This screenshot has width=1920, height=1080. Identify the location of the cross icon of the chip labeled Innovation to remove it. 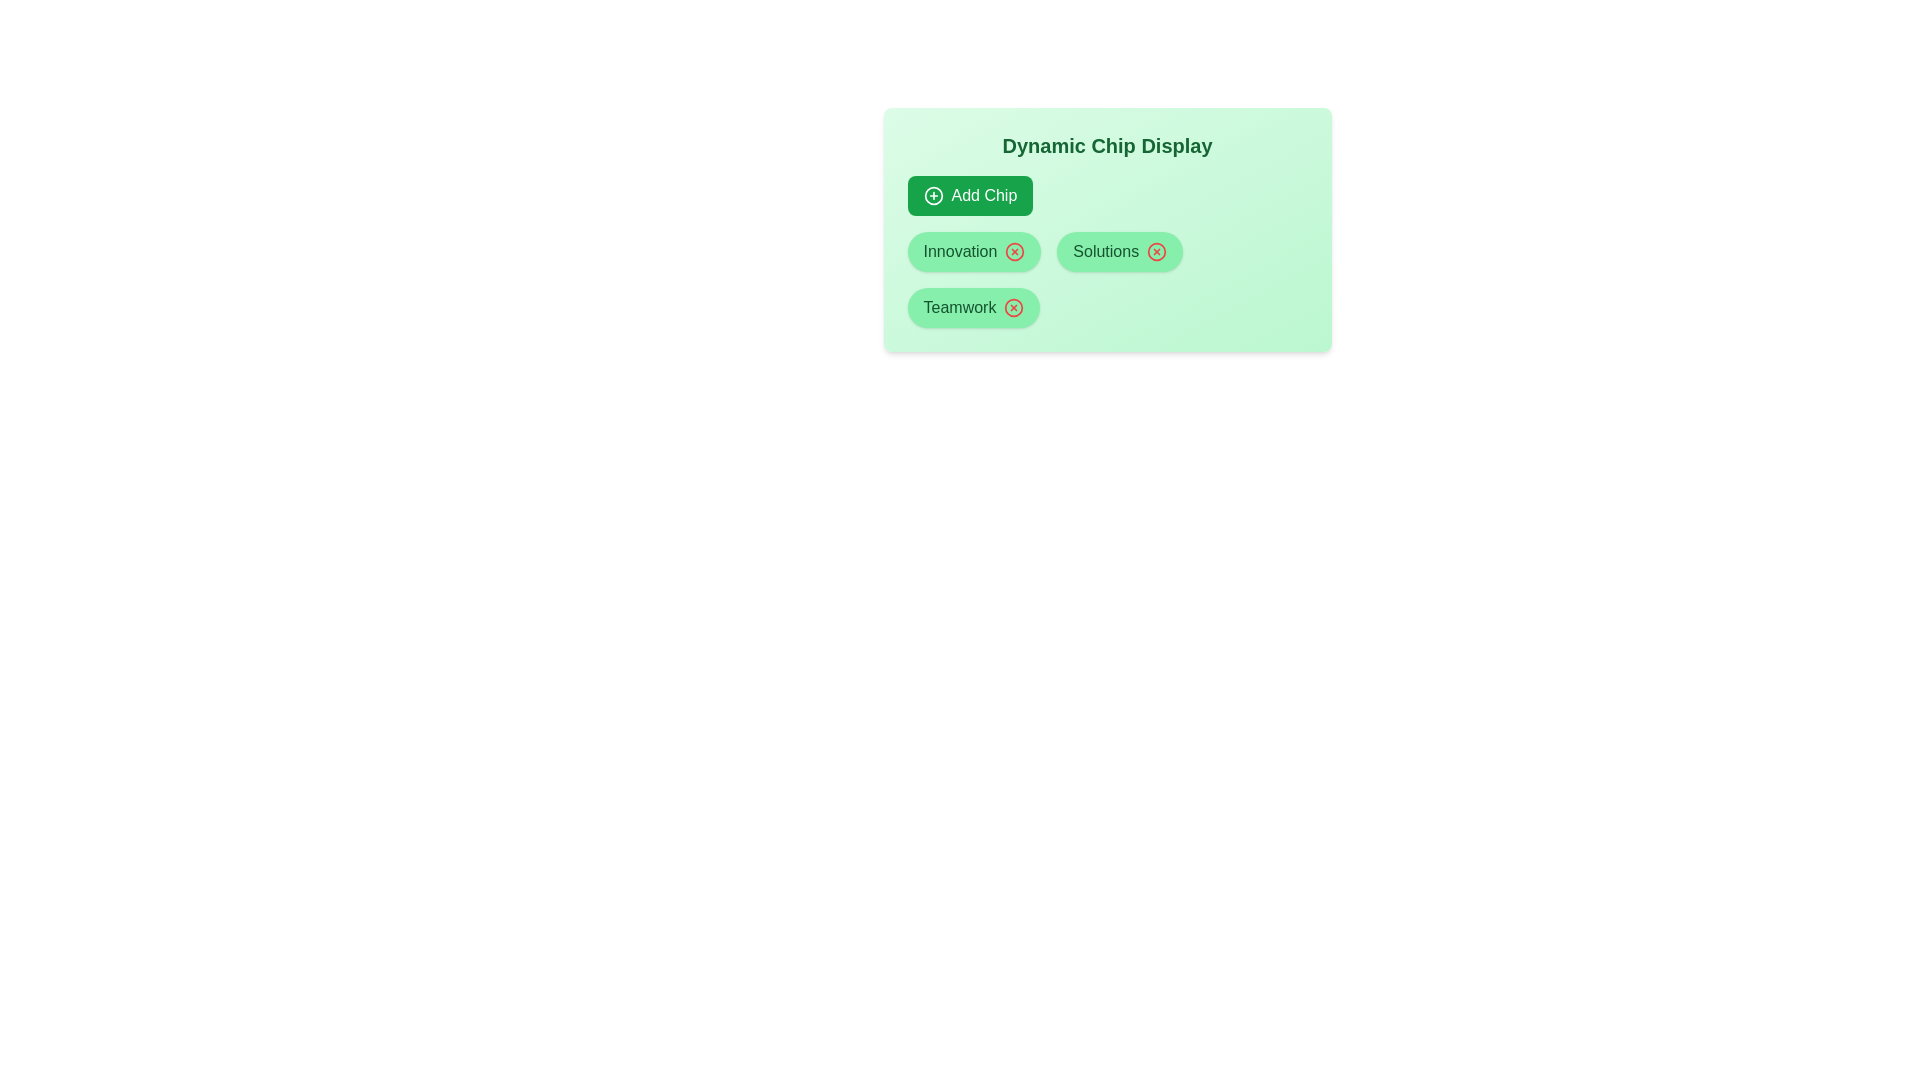
(1015, 250).